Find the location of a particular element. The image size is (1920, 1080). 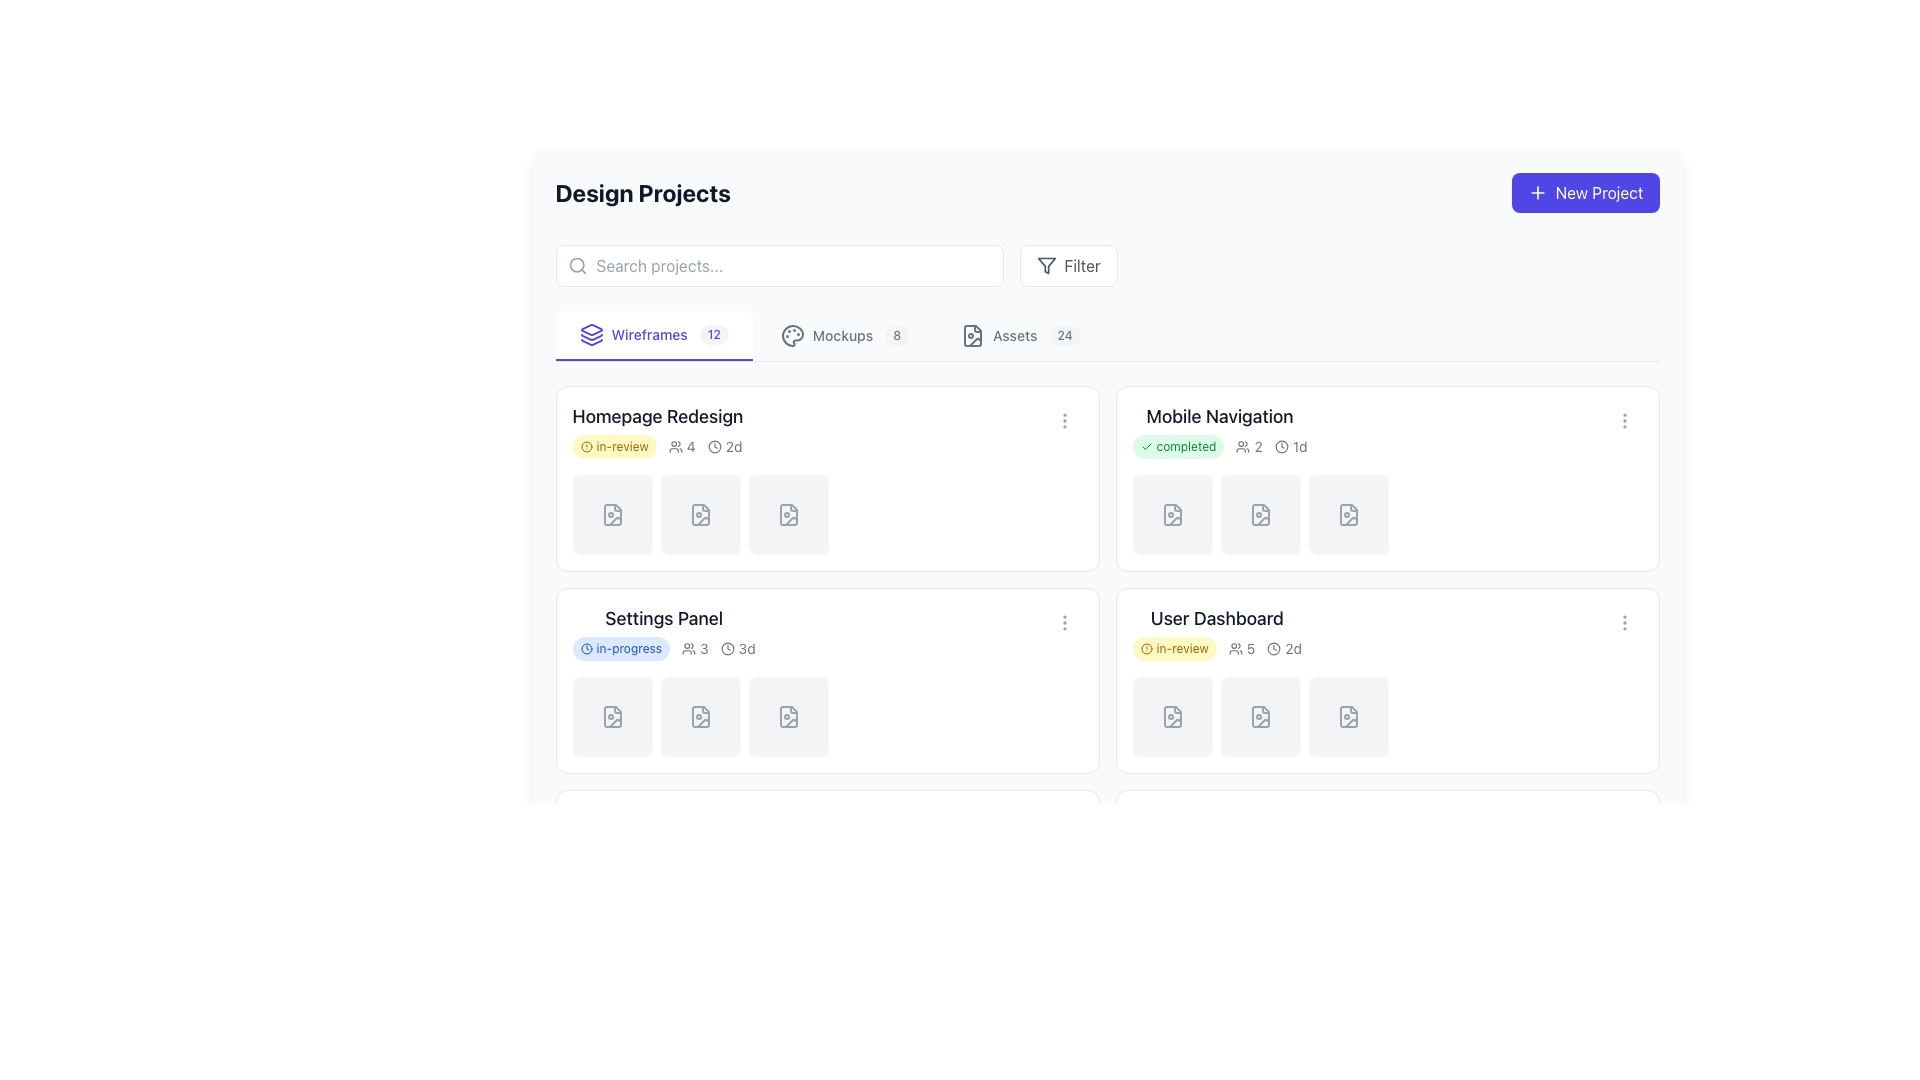

informational label indicating the number of contributors associated with the 'Settings Panel' project, located right of the 'in-progress' label is located at coordinates (695, 648).